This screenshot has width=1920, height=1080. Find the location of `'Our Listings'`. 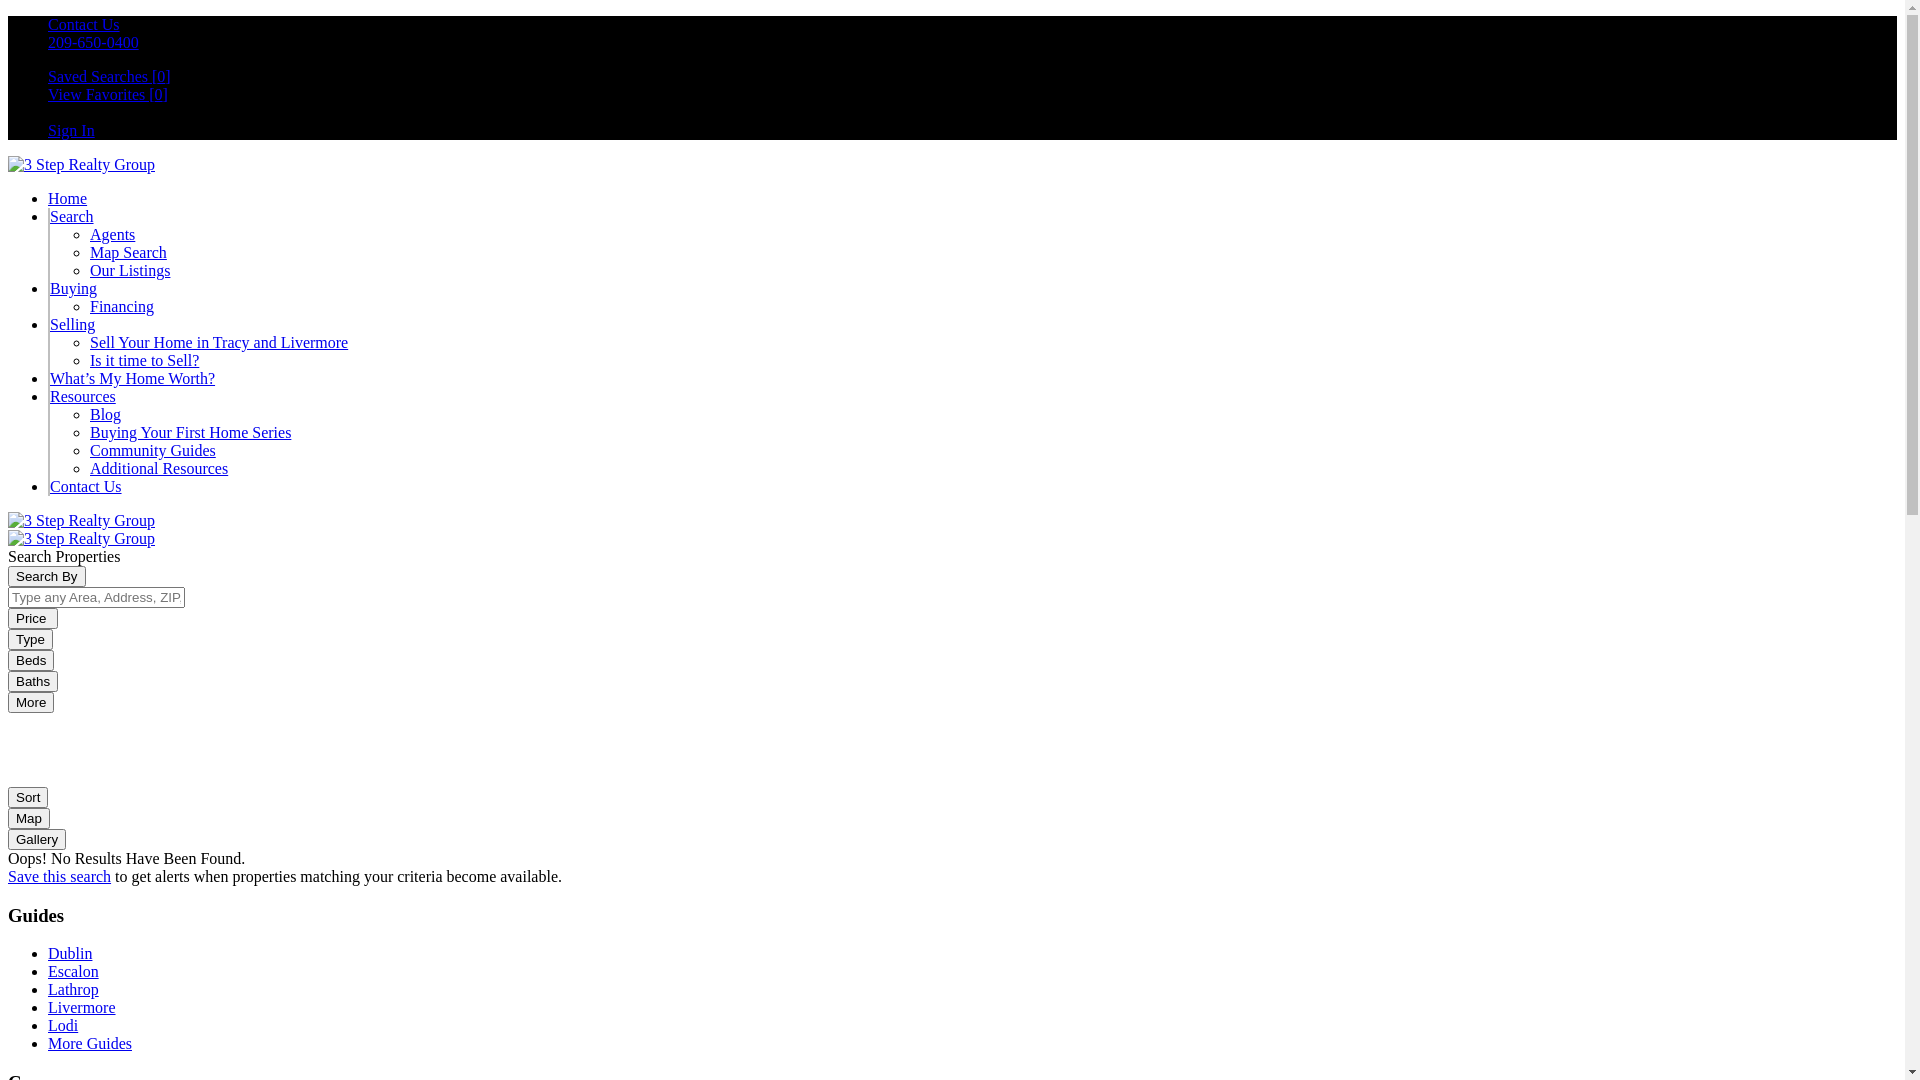

'Our Listings' is located at coordinates (89, 270).